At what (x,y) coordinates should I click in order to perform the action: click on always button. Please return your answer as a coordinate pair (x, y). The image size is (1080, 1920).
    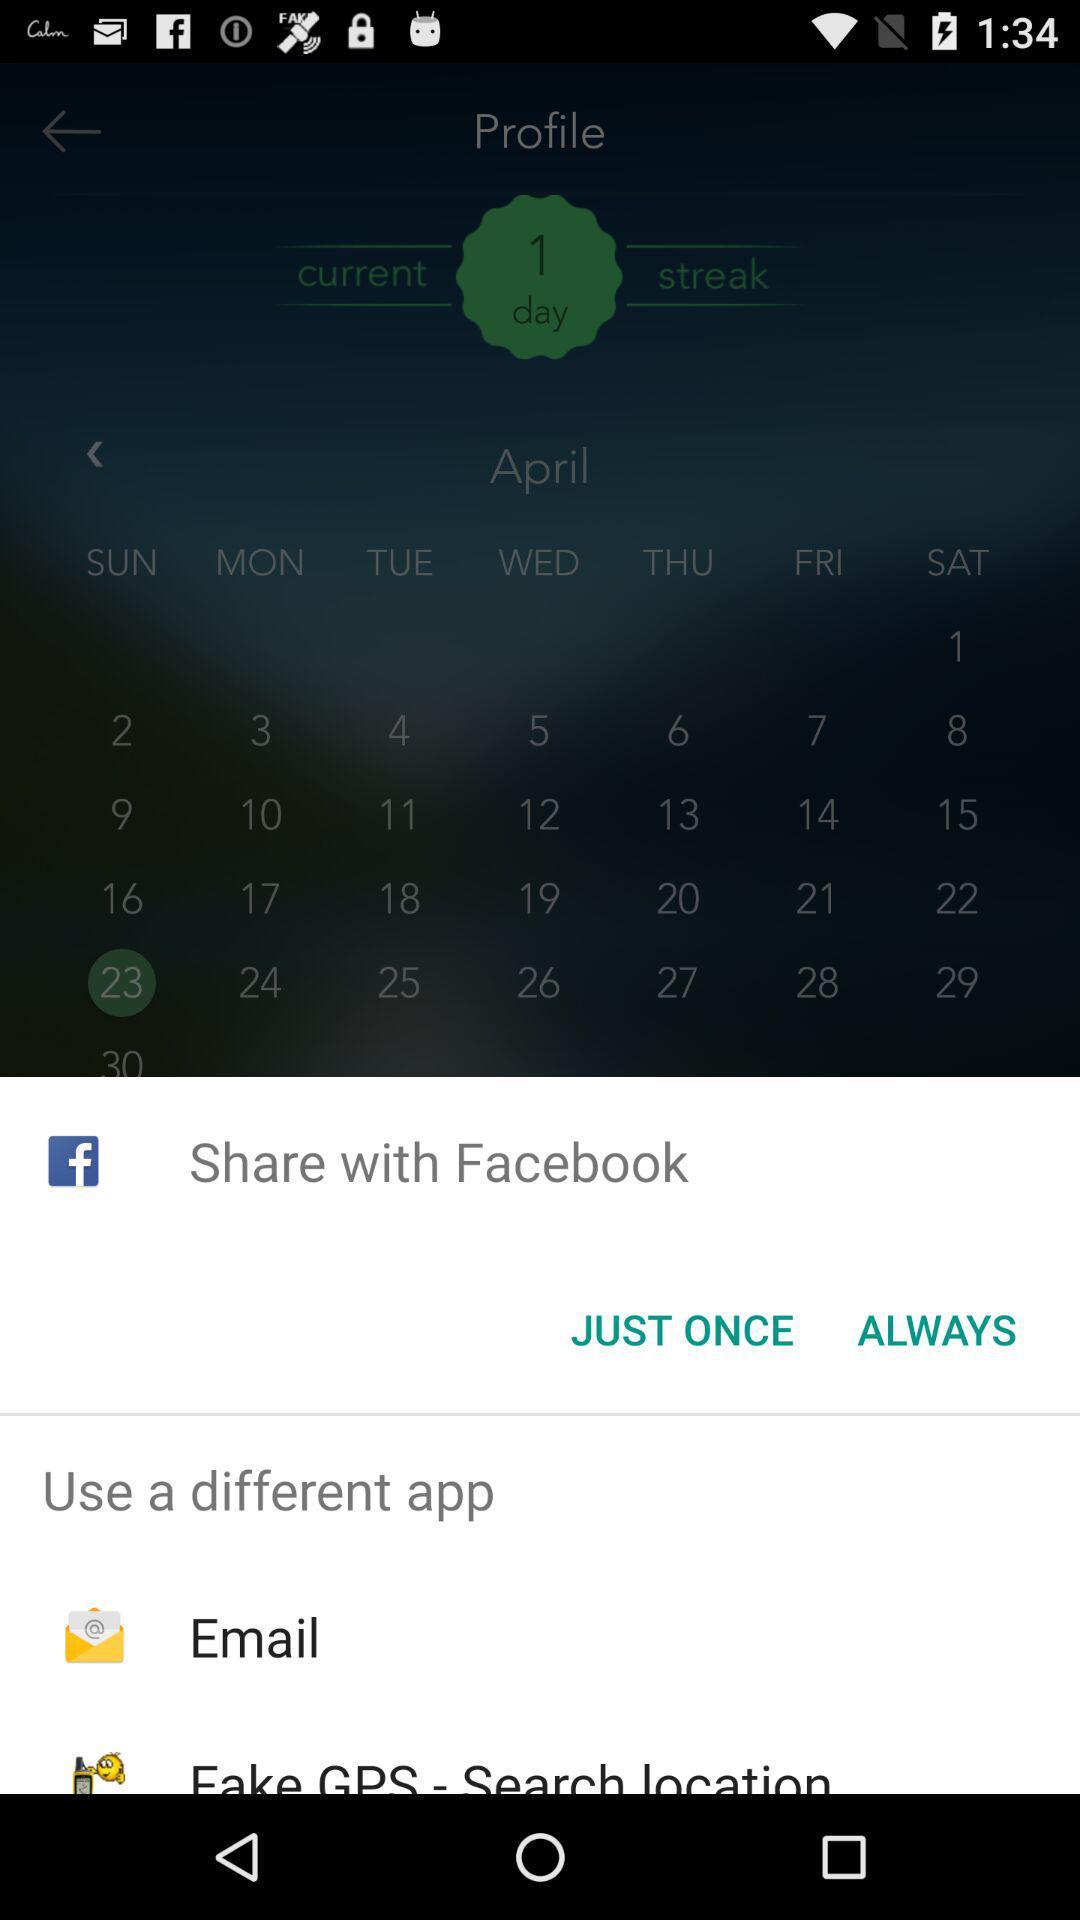
    Looking at the image, I should click on (937, 1329).